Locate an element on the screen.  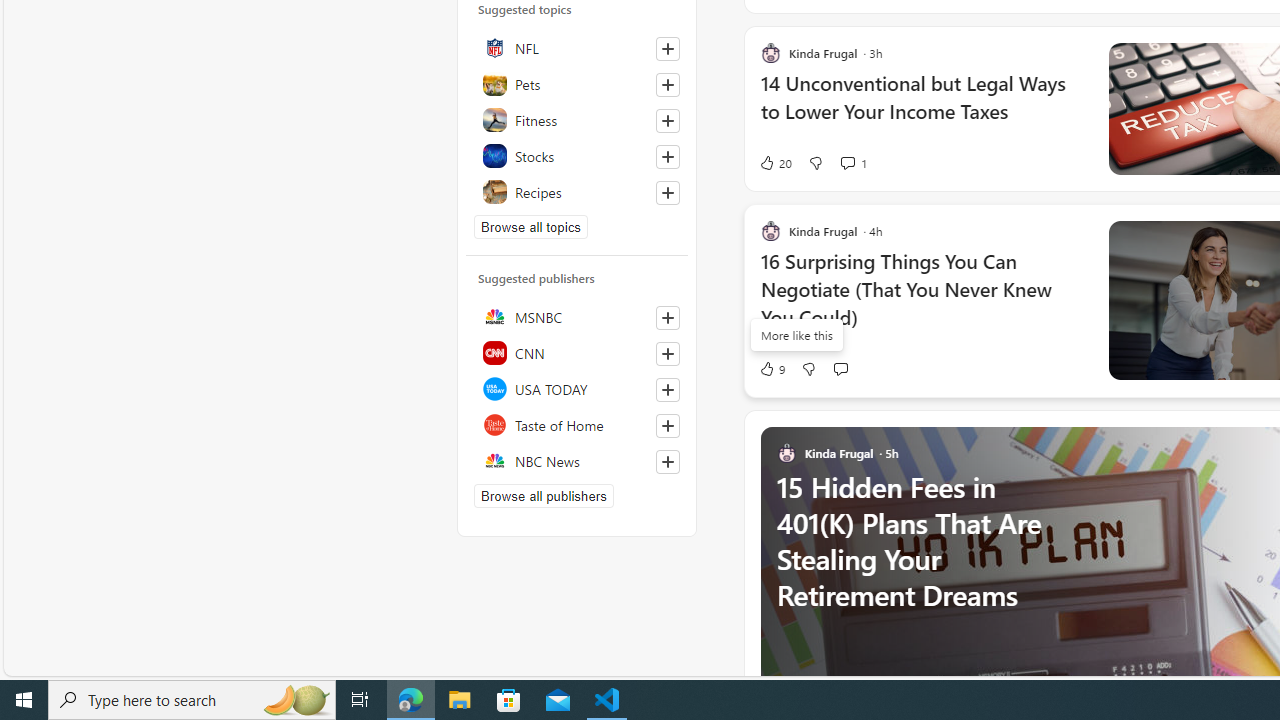
'Taste of Home' is located at coordinates (576, 424).